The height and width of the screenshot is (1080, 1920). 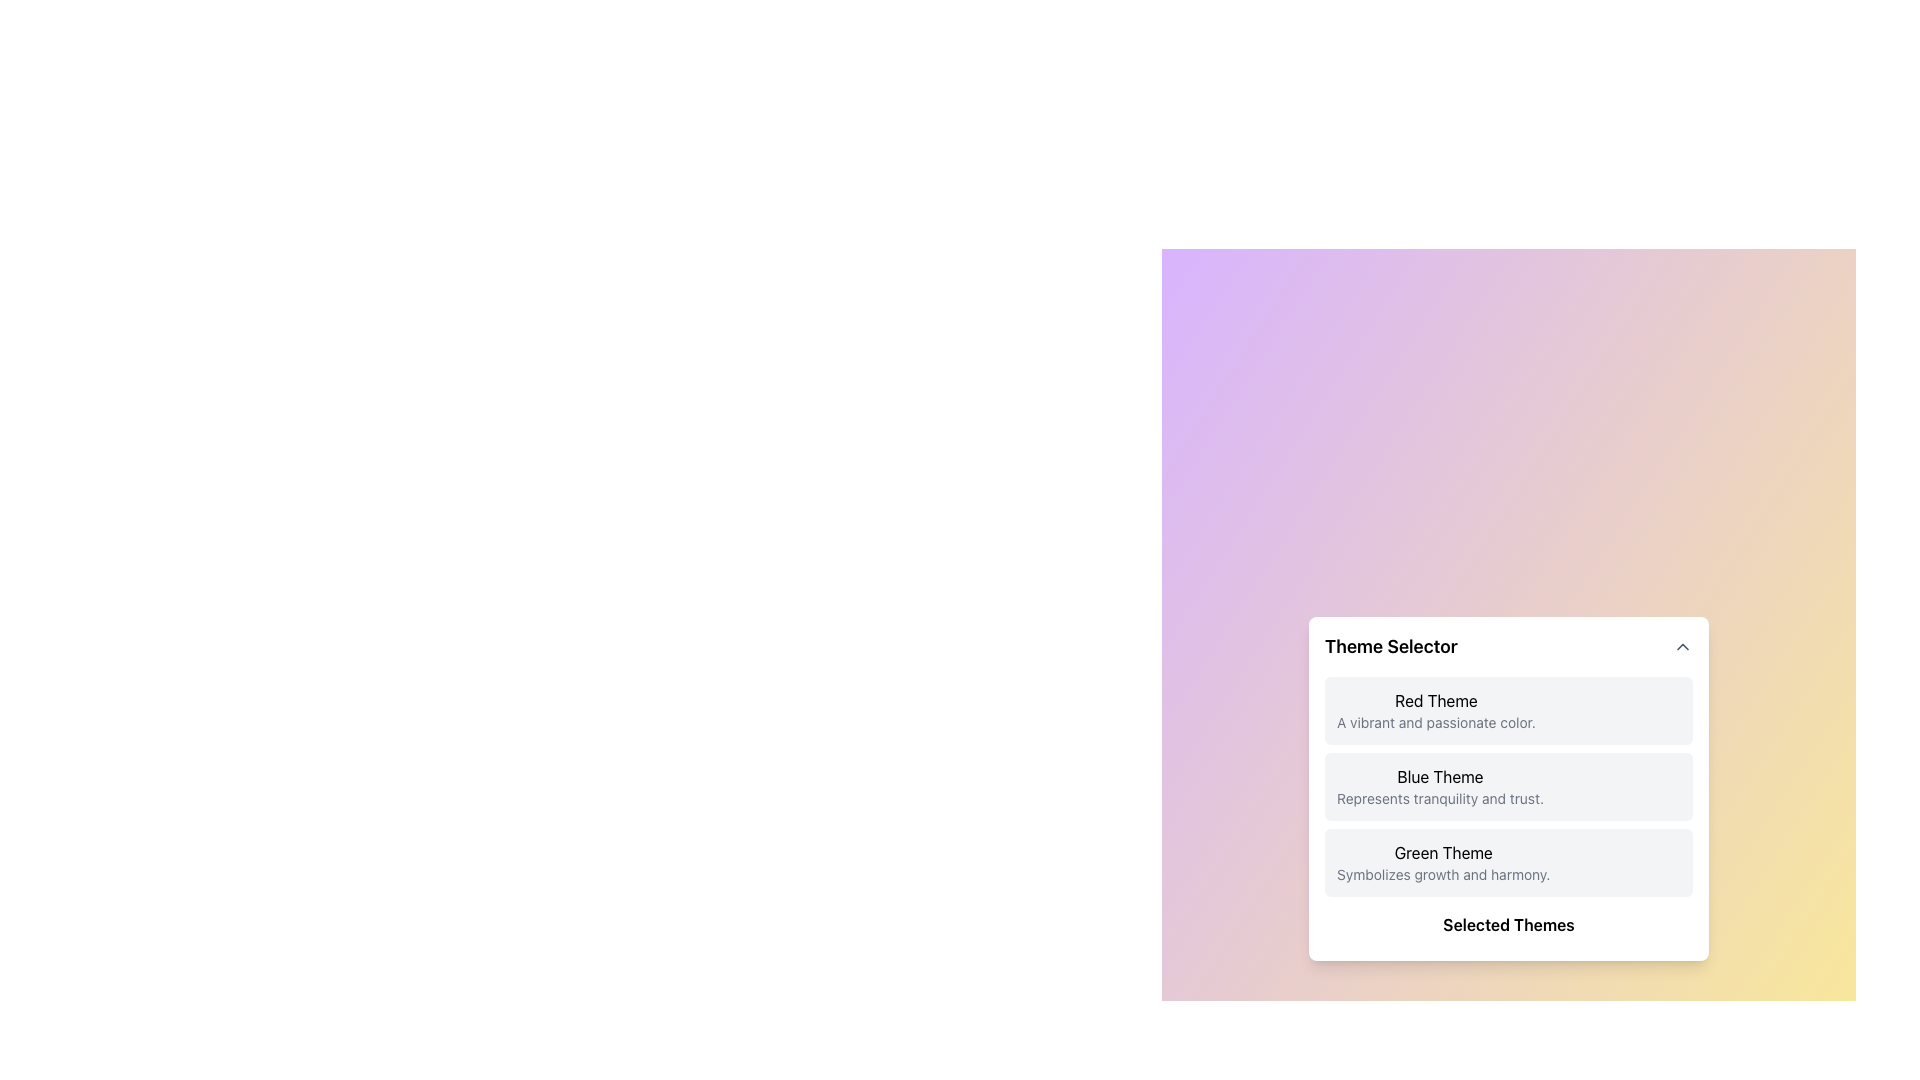 I want to click on the 'Blue Theme' selection option in the theme selector interface, so click(x=1508, y=785).